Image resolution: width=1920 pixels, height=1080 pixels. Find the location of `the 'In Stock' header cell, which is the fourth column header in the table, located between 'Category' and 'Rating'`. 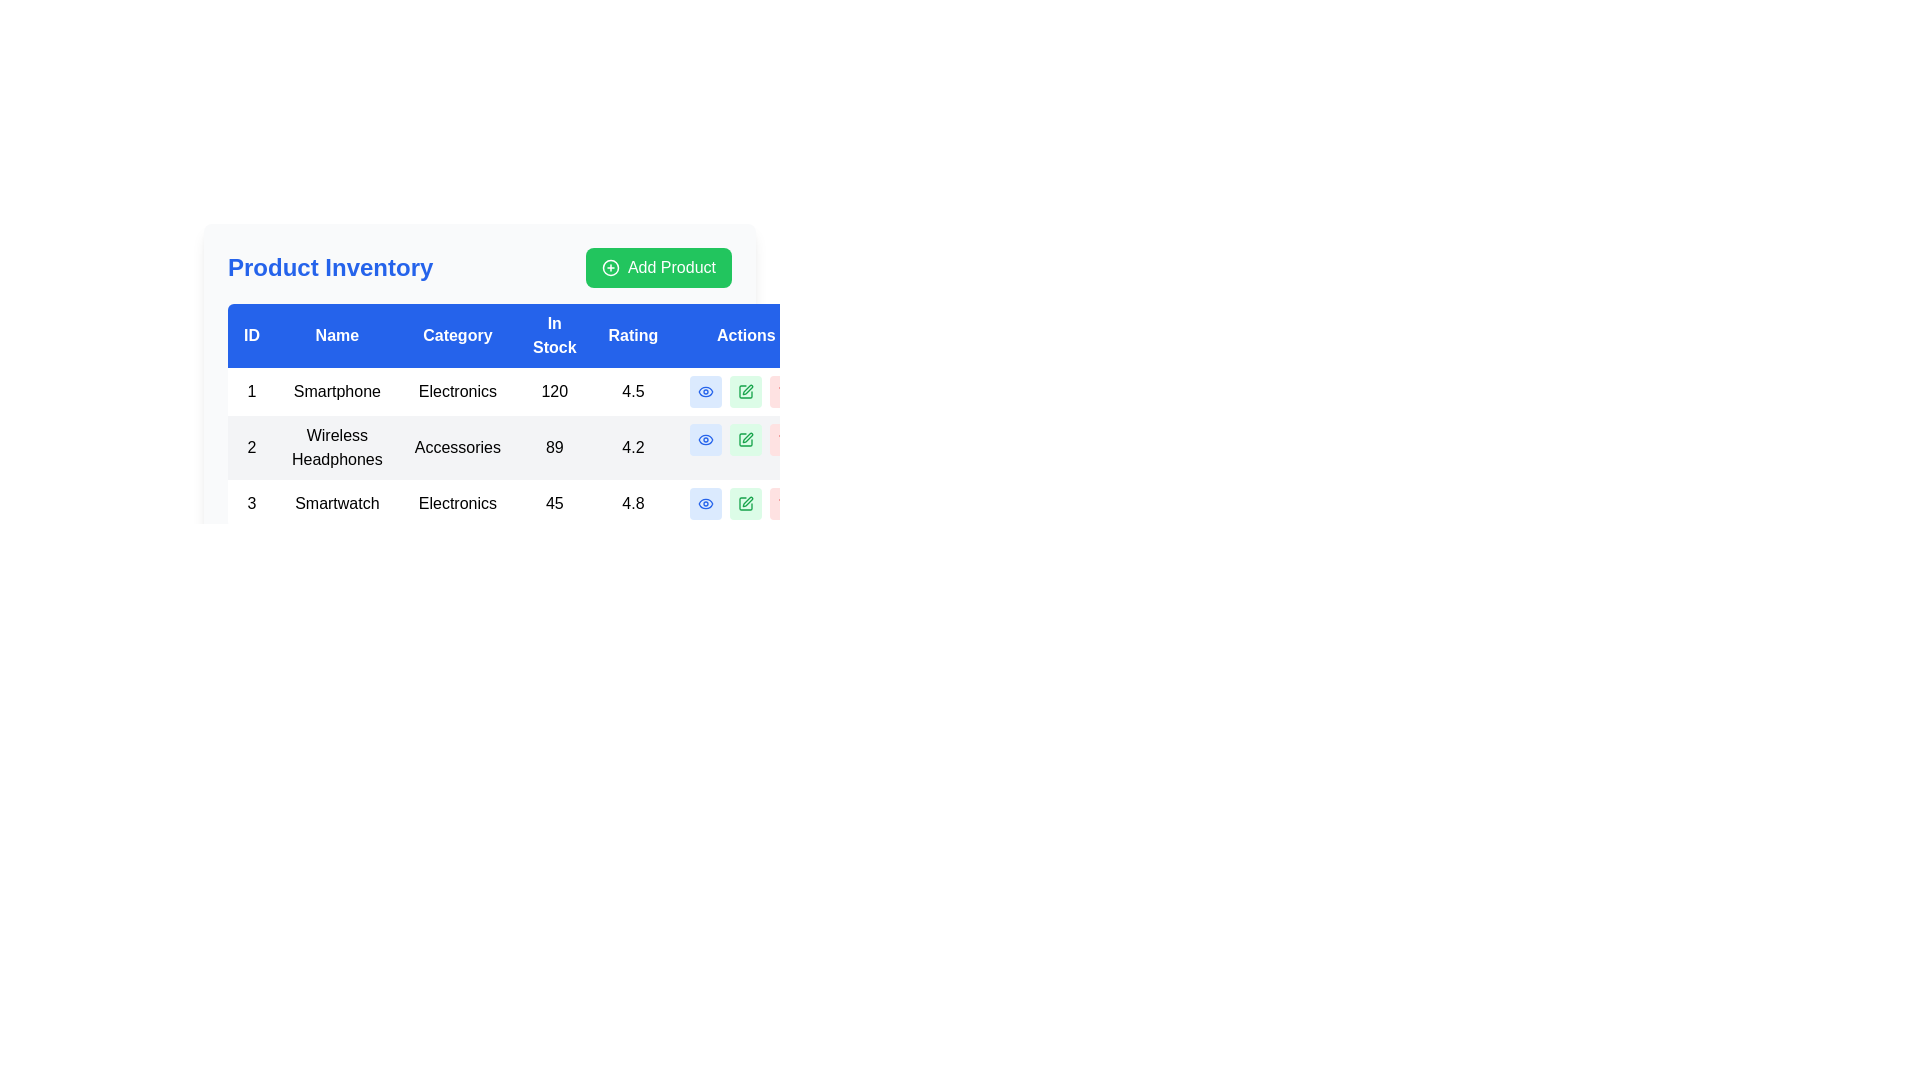

the 'In Stock' header cell, which is the fourth column header in the table, located between 'Category' and 'Rating' is located at coordinates (554, 334).